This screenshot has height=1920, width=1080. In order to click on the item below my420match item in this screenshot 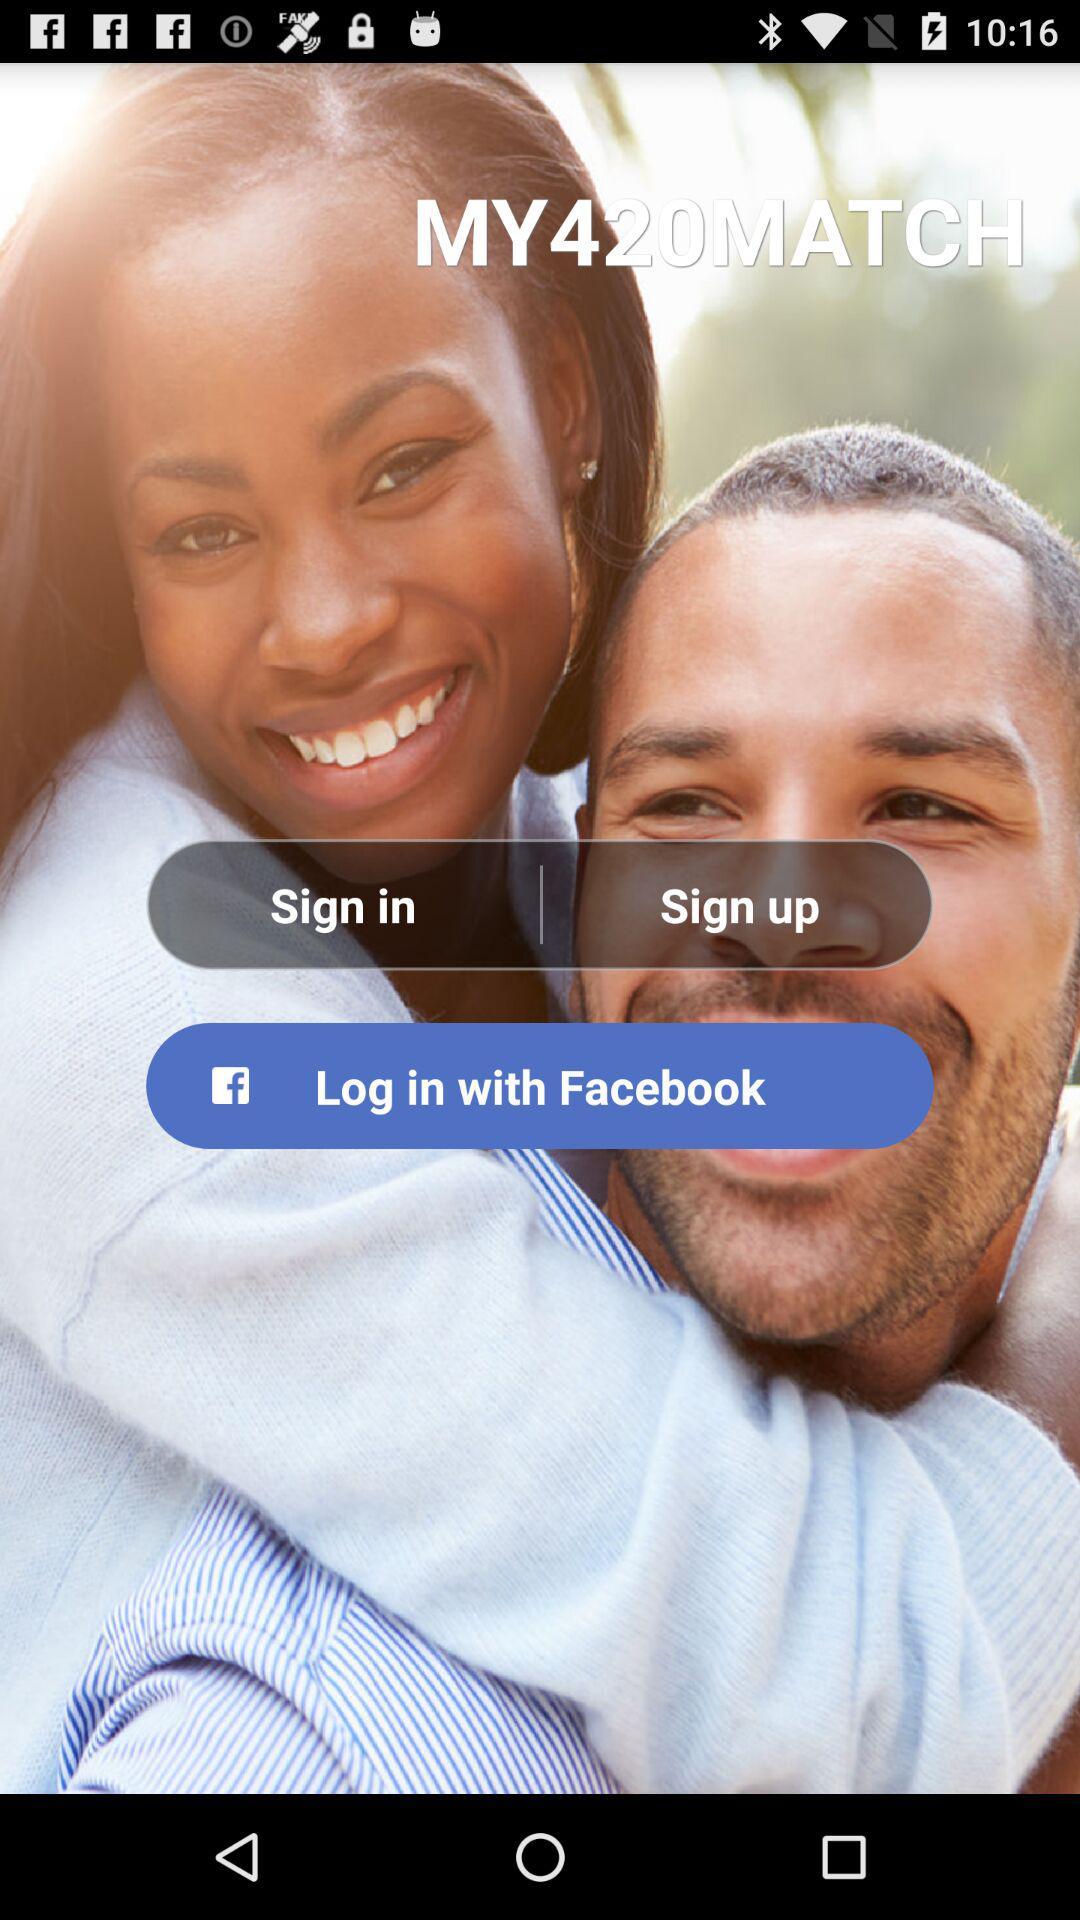, I will do `click(738, 903)`.